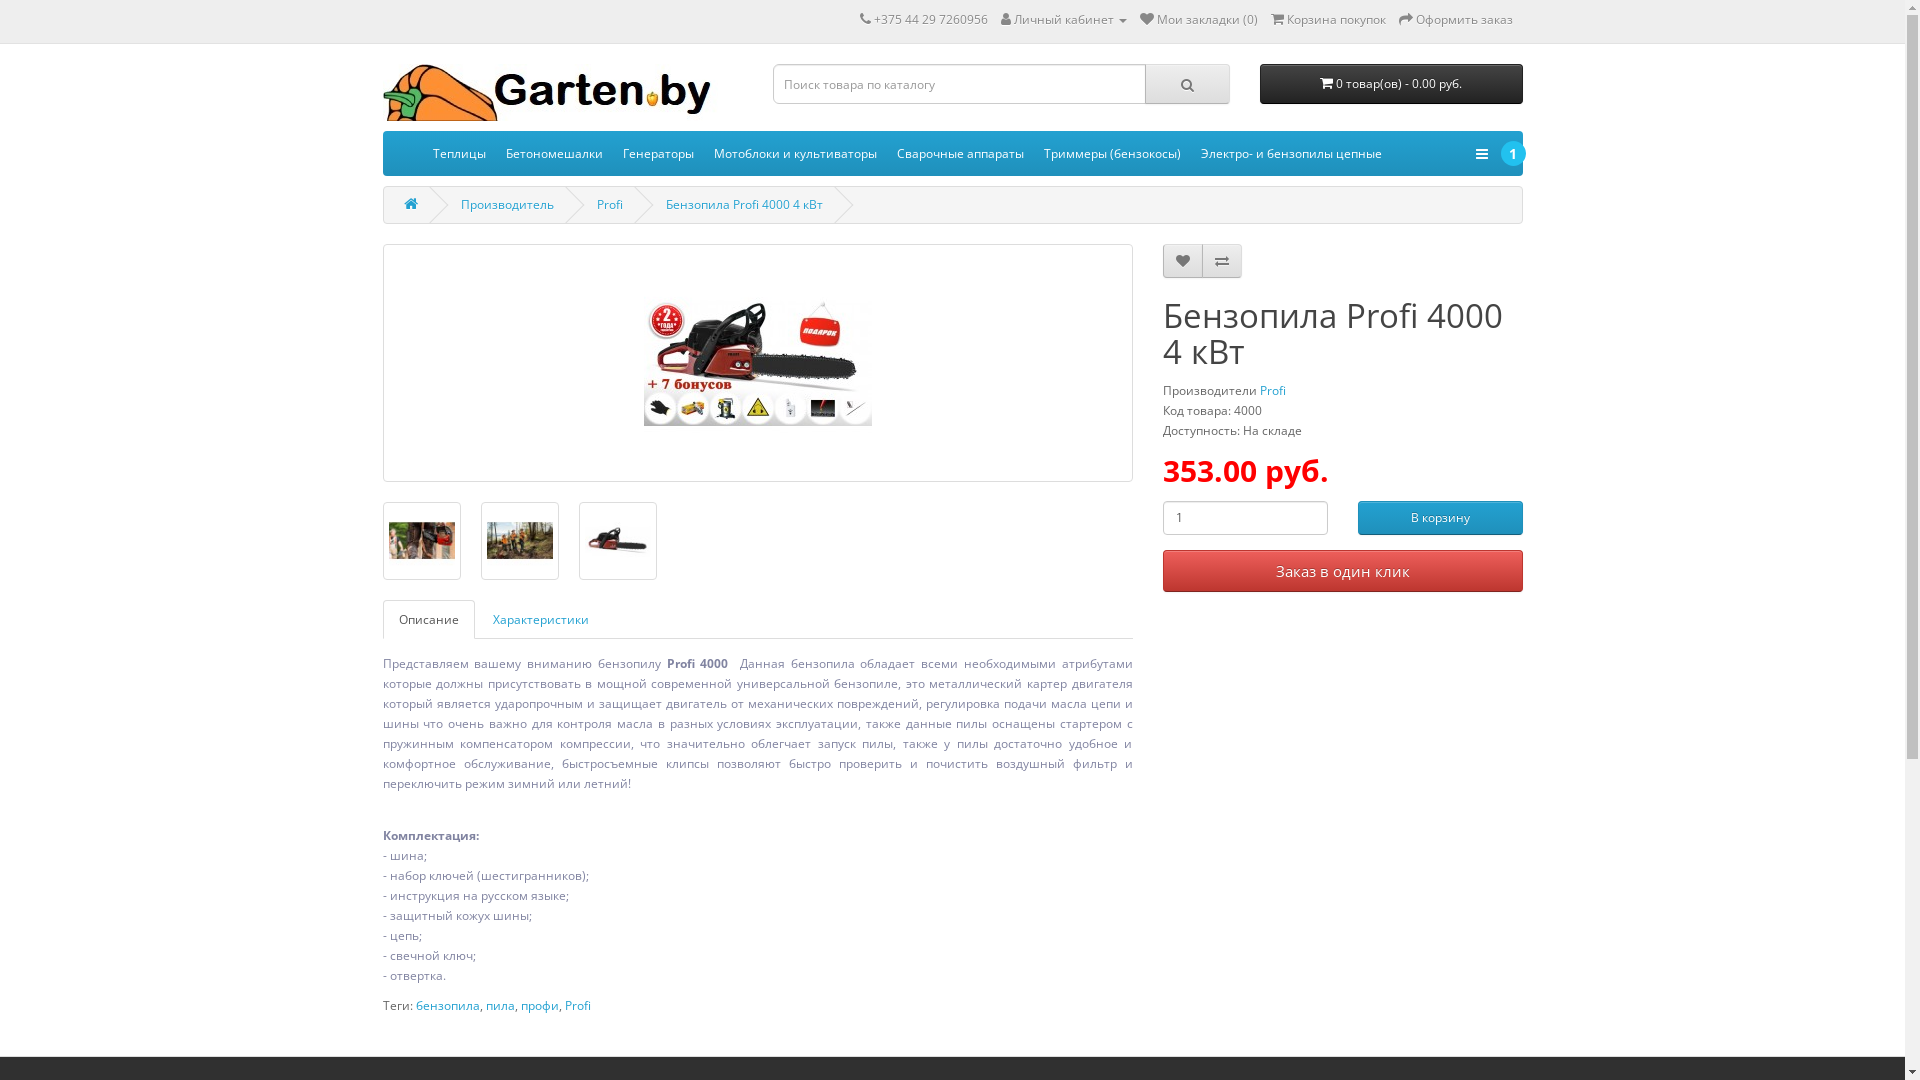 Image resolution: width=1920 pixels, height=1080 pixels. What do you see at coordinates (575, 1005) in the screenshot?
I see `'Profi'` at bounding box center [575, 1005].